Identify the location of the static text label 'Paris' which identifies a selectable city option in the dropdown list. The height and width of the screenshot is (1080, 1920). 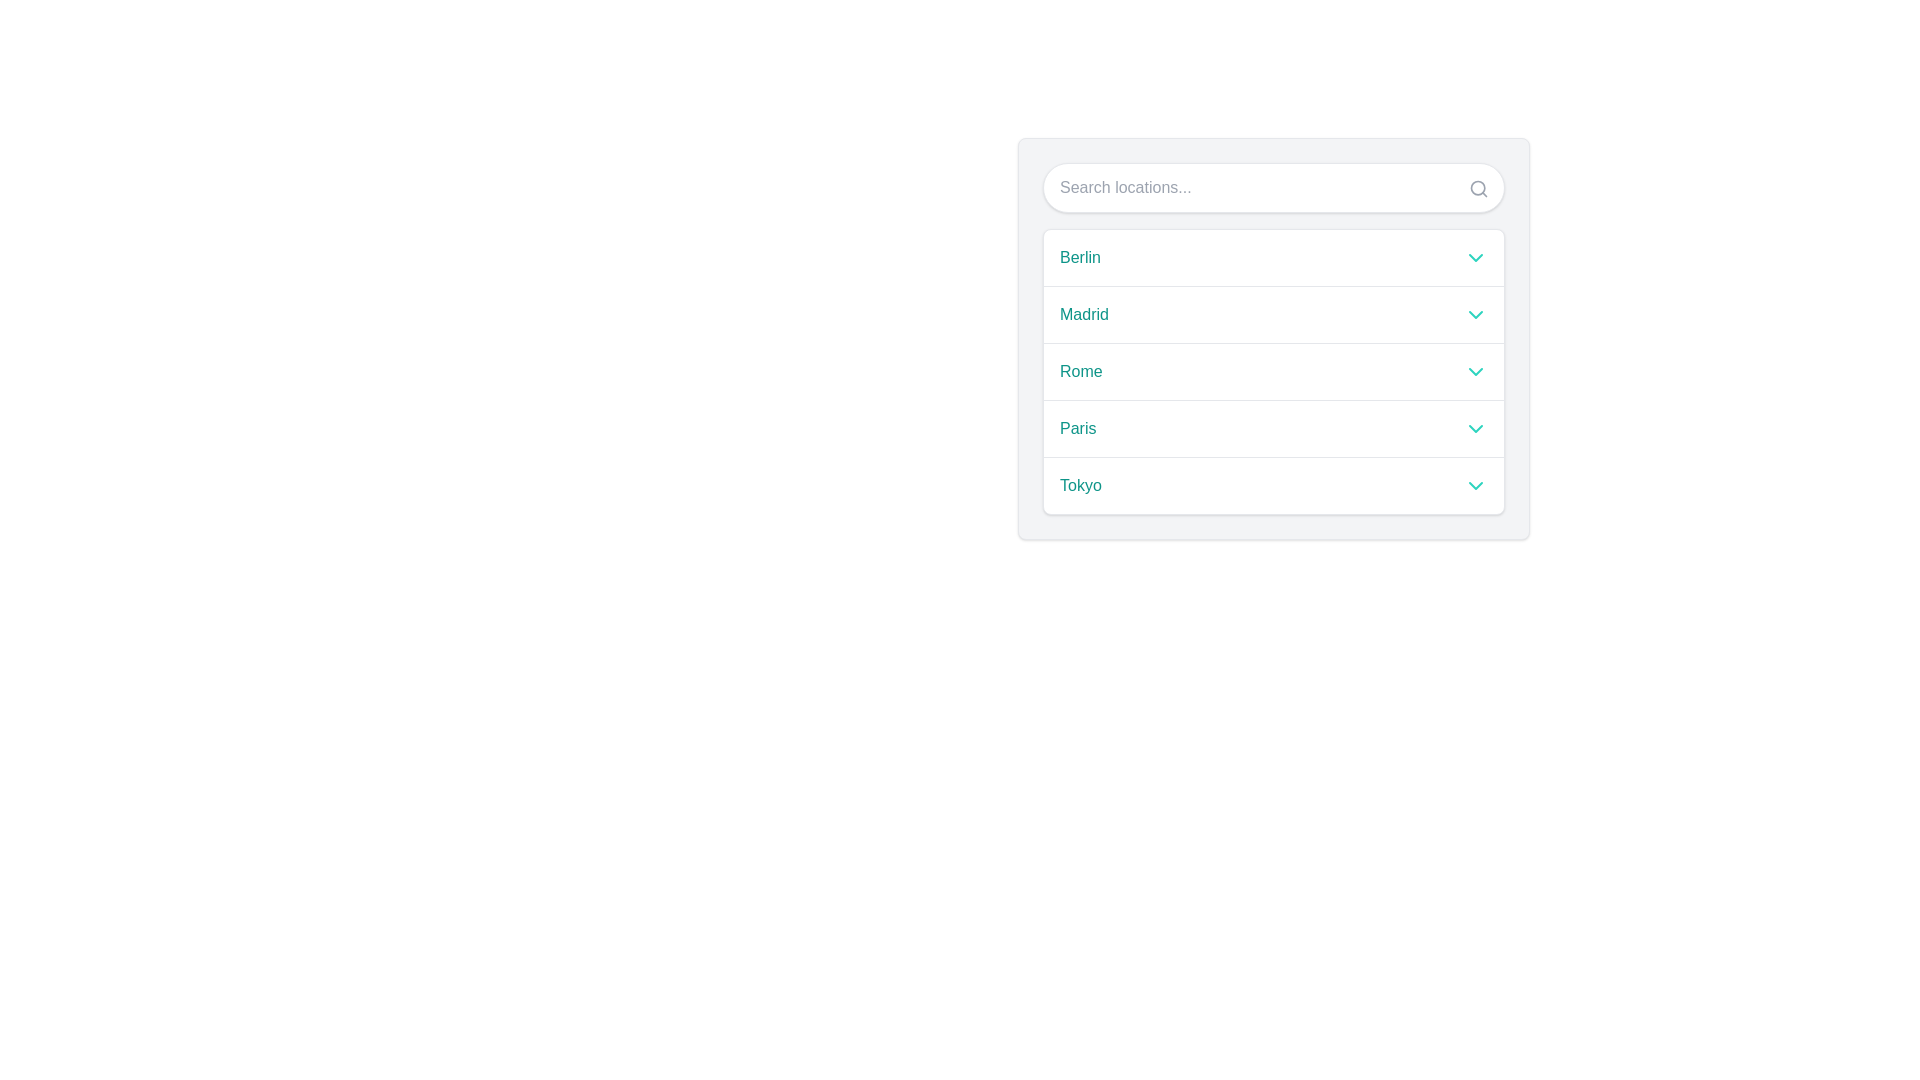
(1077, 427).